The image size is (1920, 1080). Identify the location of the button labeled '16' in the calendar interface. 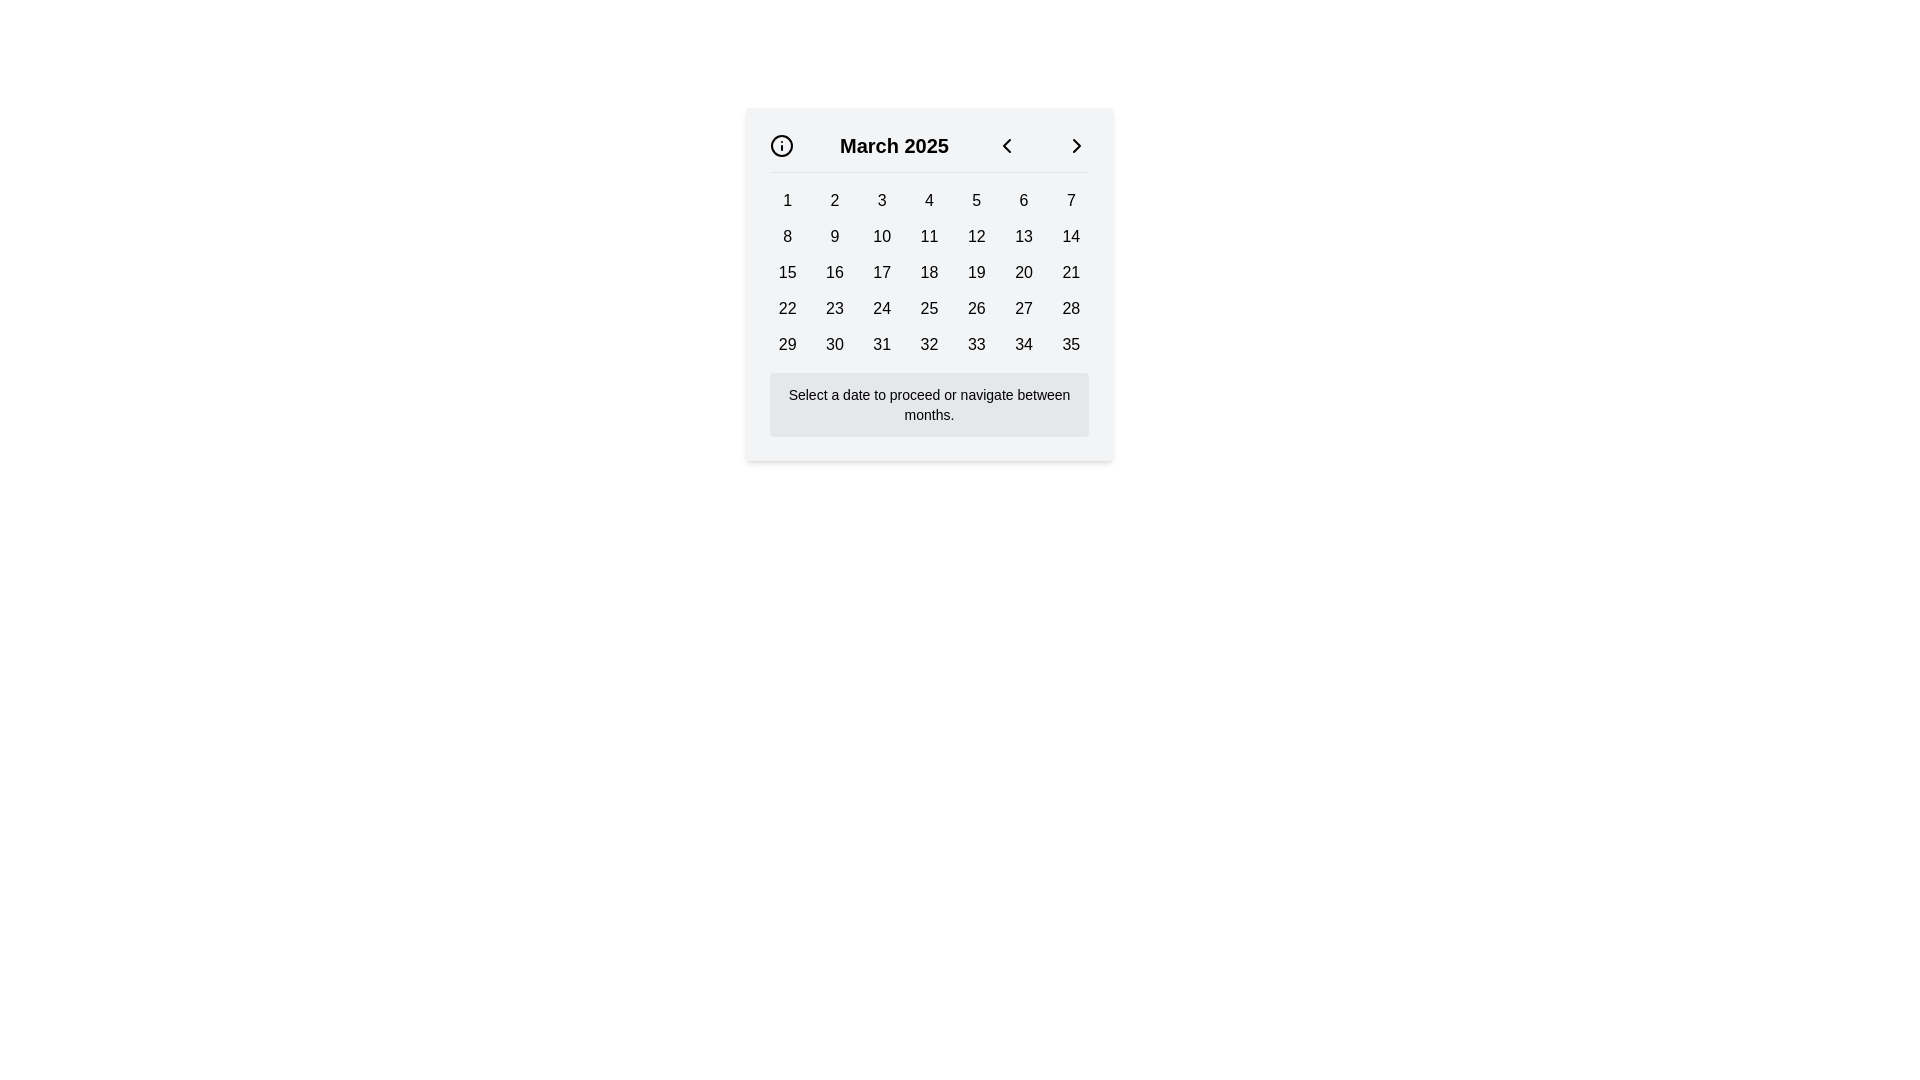
(835, 273).